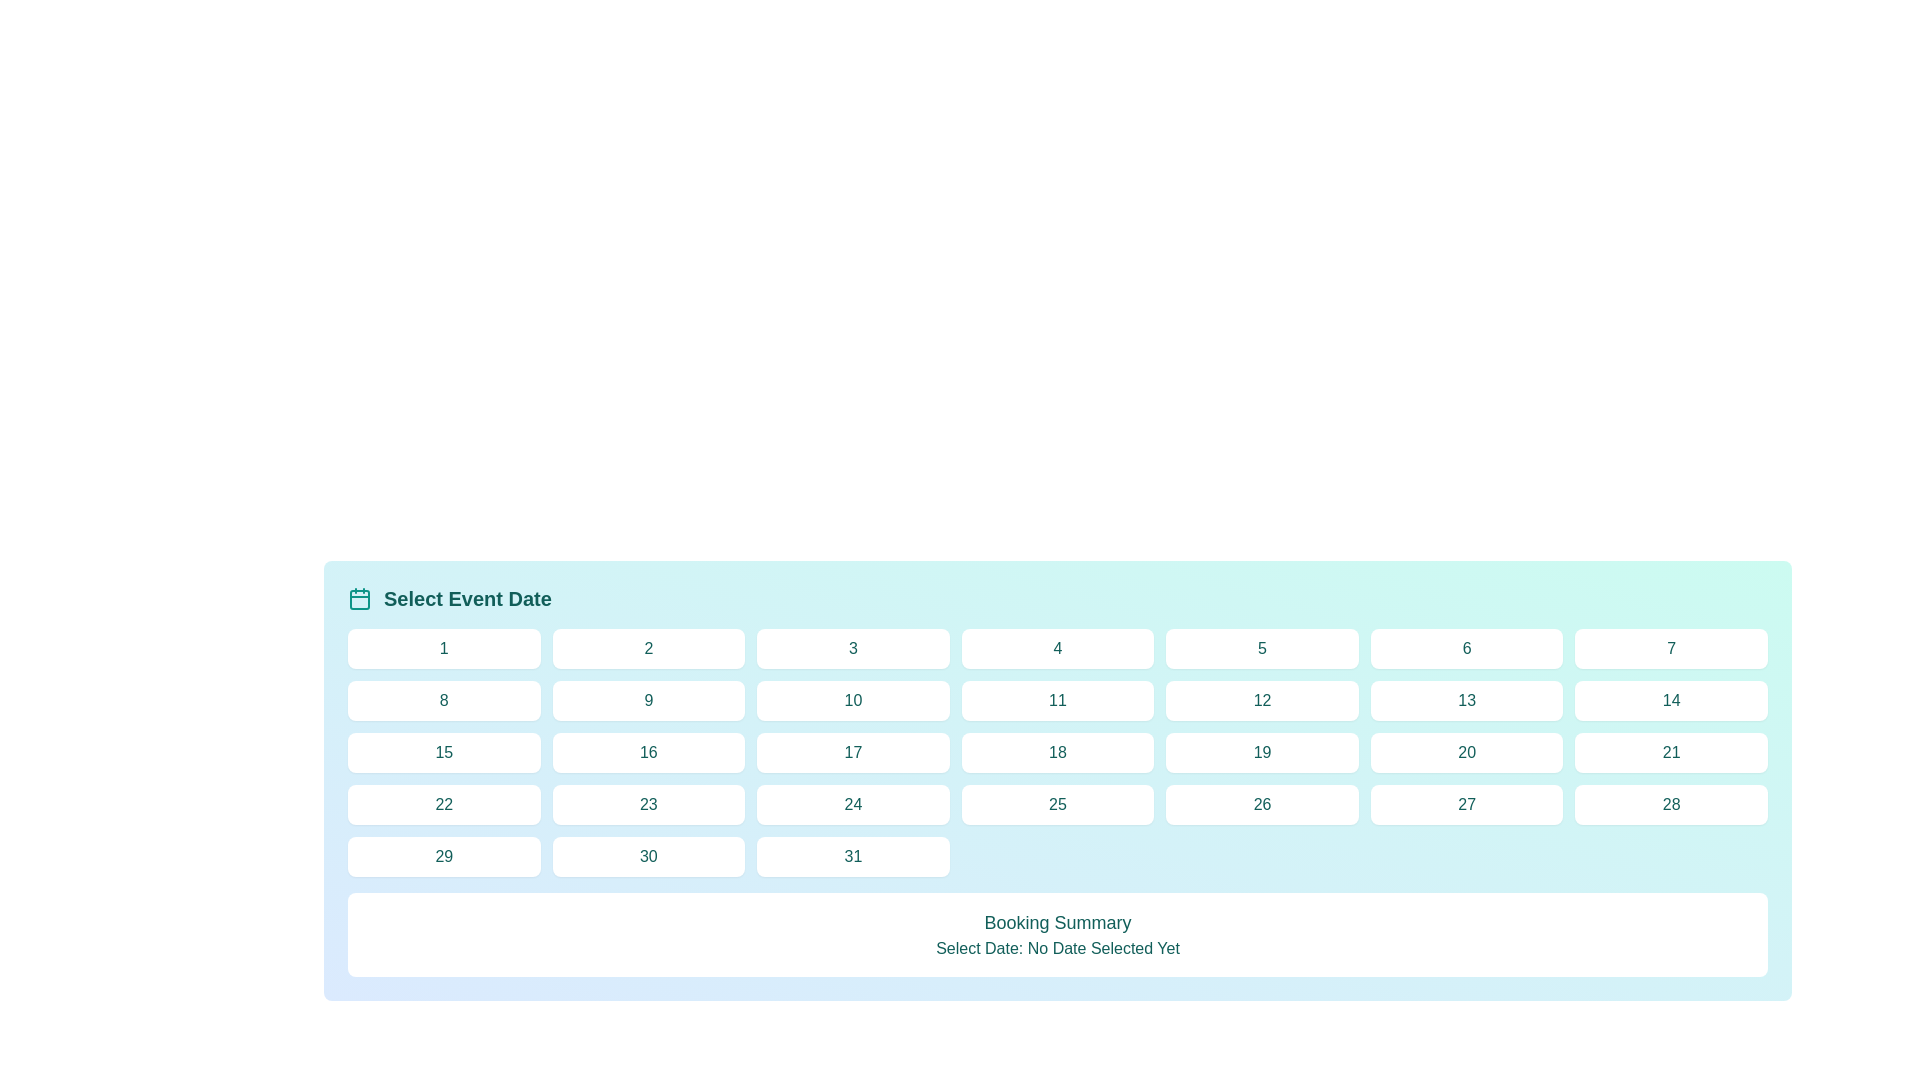  I want to click on the selectable date button for the 8th day in the calendar grid, so click(443, 700).